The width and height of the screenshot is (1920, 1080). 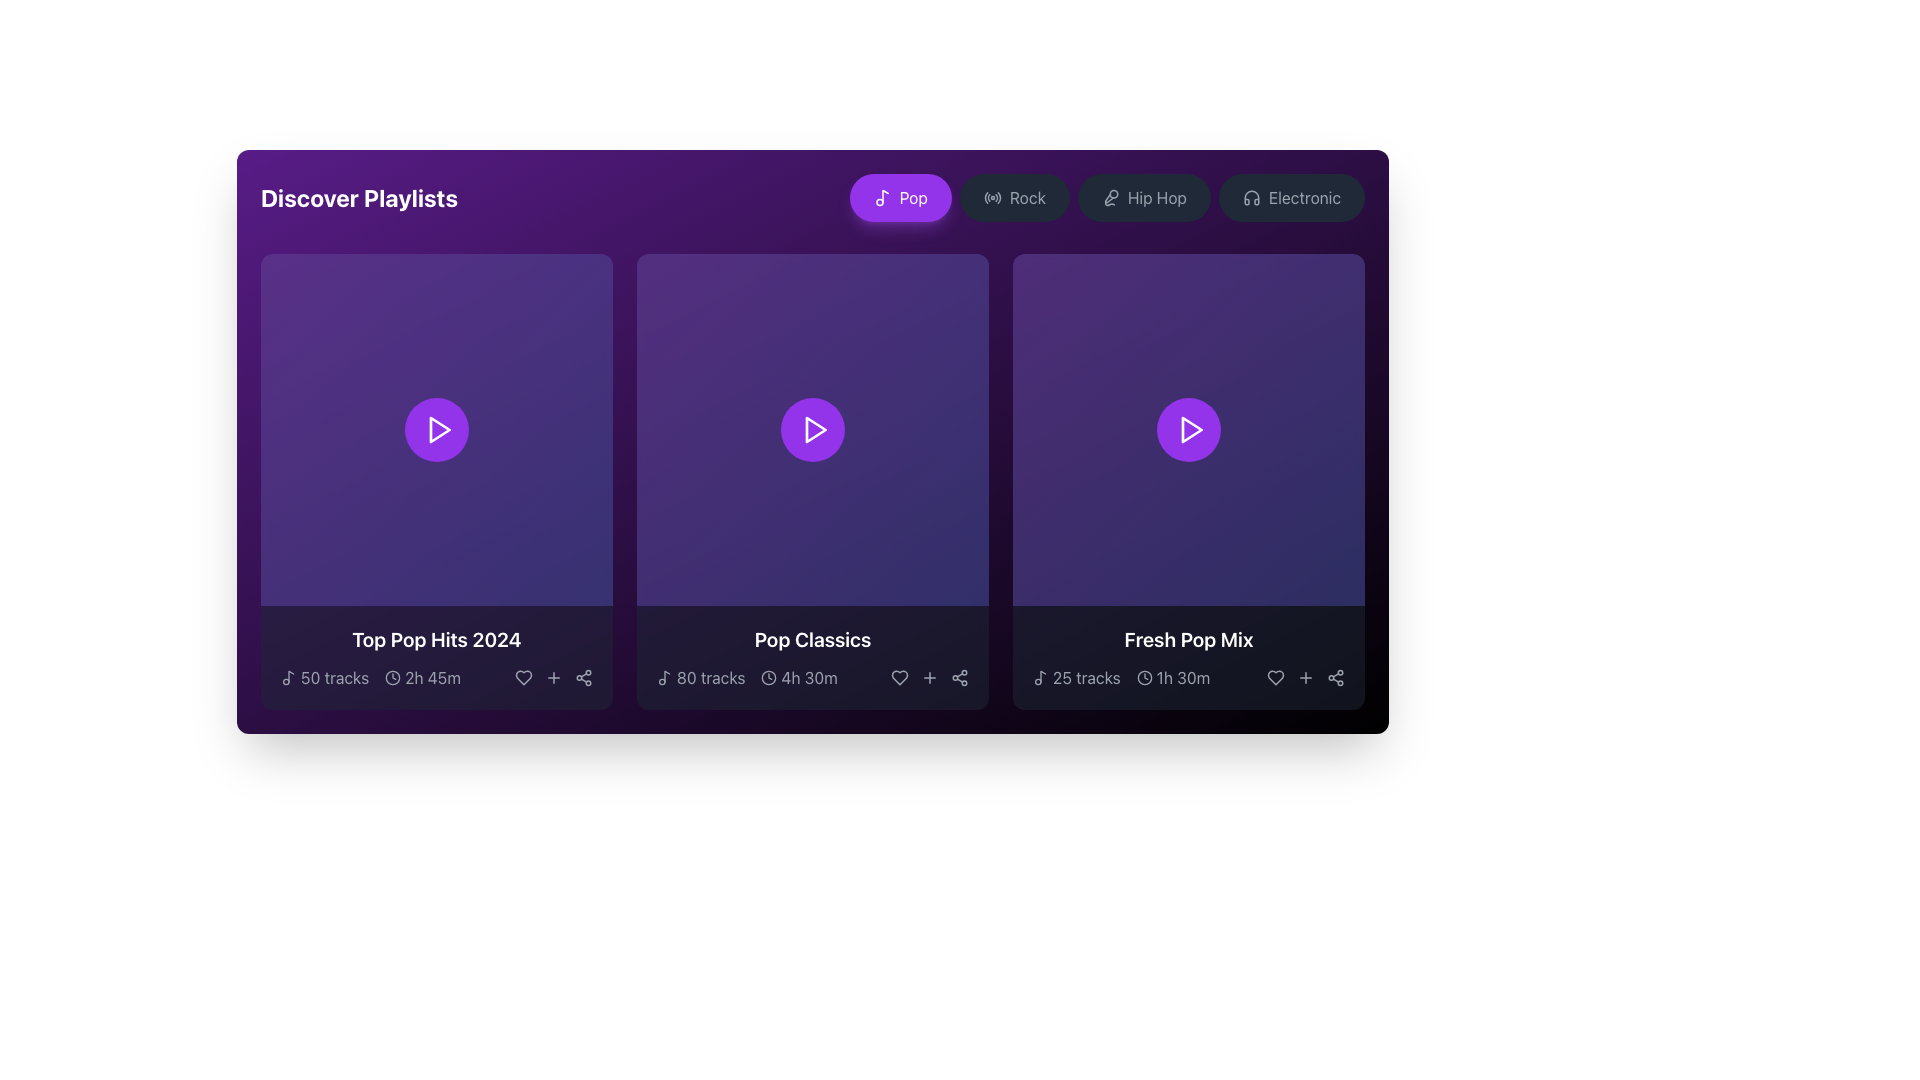 I want to click on the clock icon with the text '1h 30m' in the duration information section of the 'Fresh Pop Mix' playlist, which is located in the third panel of the playlist cards, so click(x=1173, y=677).